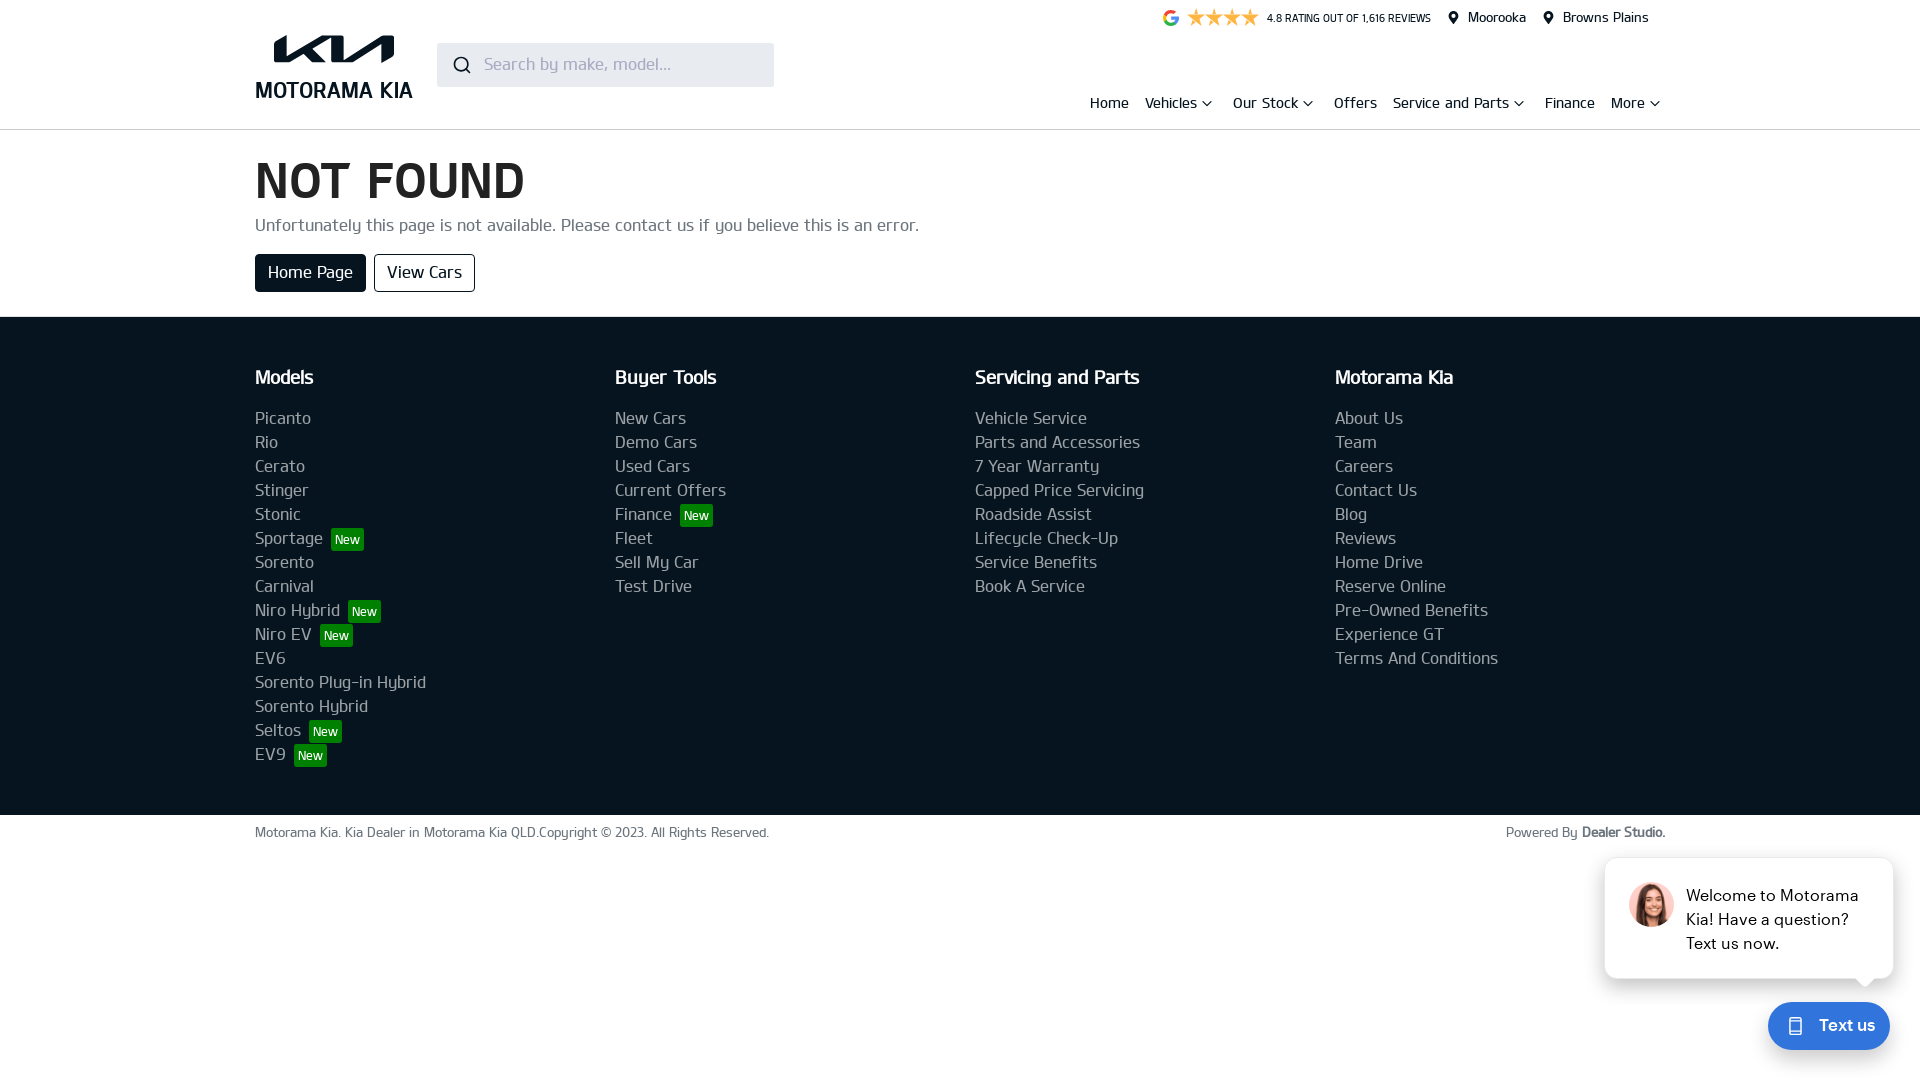 This screenshot has width=1920, height=1080. I want to click on 'Picanto', so click(282, 417).